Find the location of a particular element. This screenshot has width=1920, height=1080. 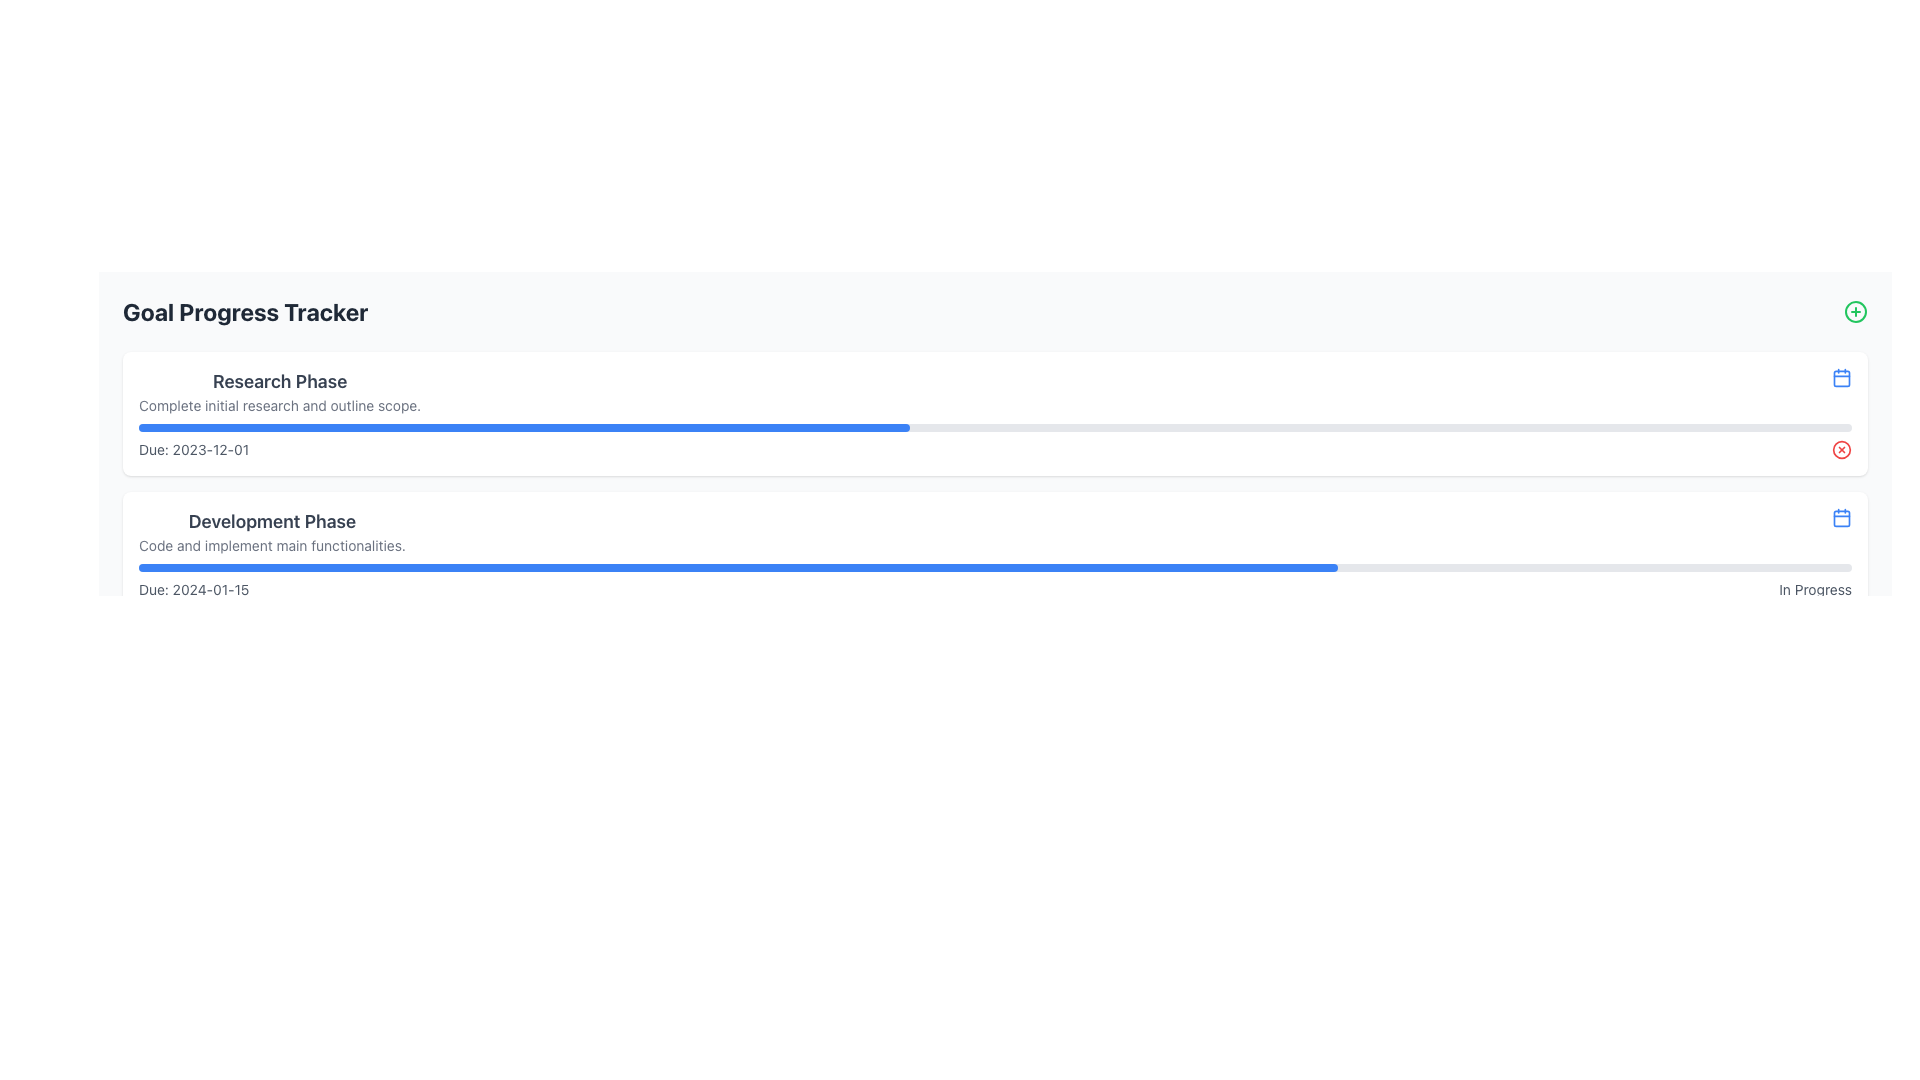

the informational text label indicating the deadline date for the 'Development Phase', located below the progress bar and before the 'In Progress' label is located at coordinates (194, 589).